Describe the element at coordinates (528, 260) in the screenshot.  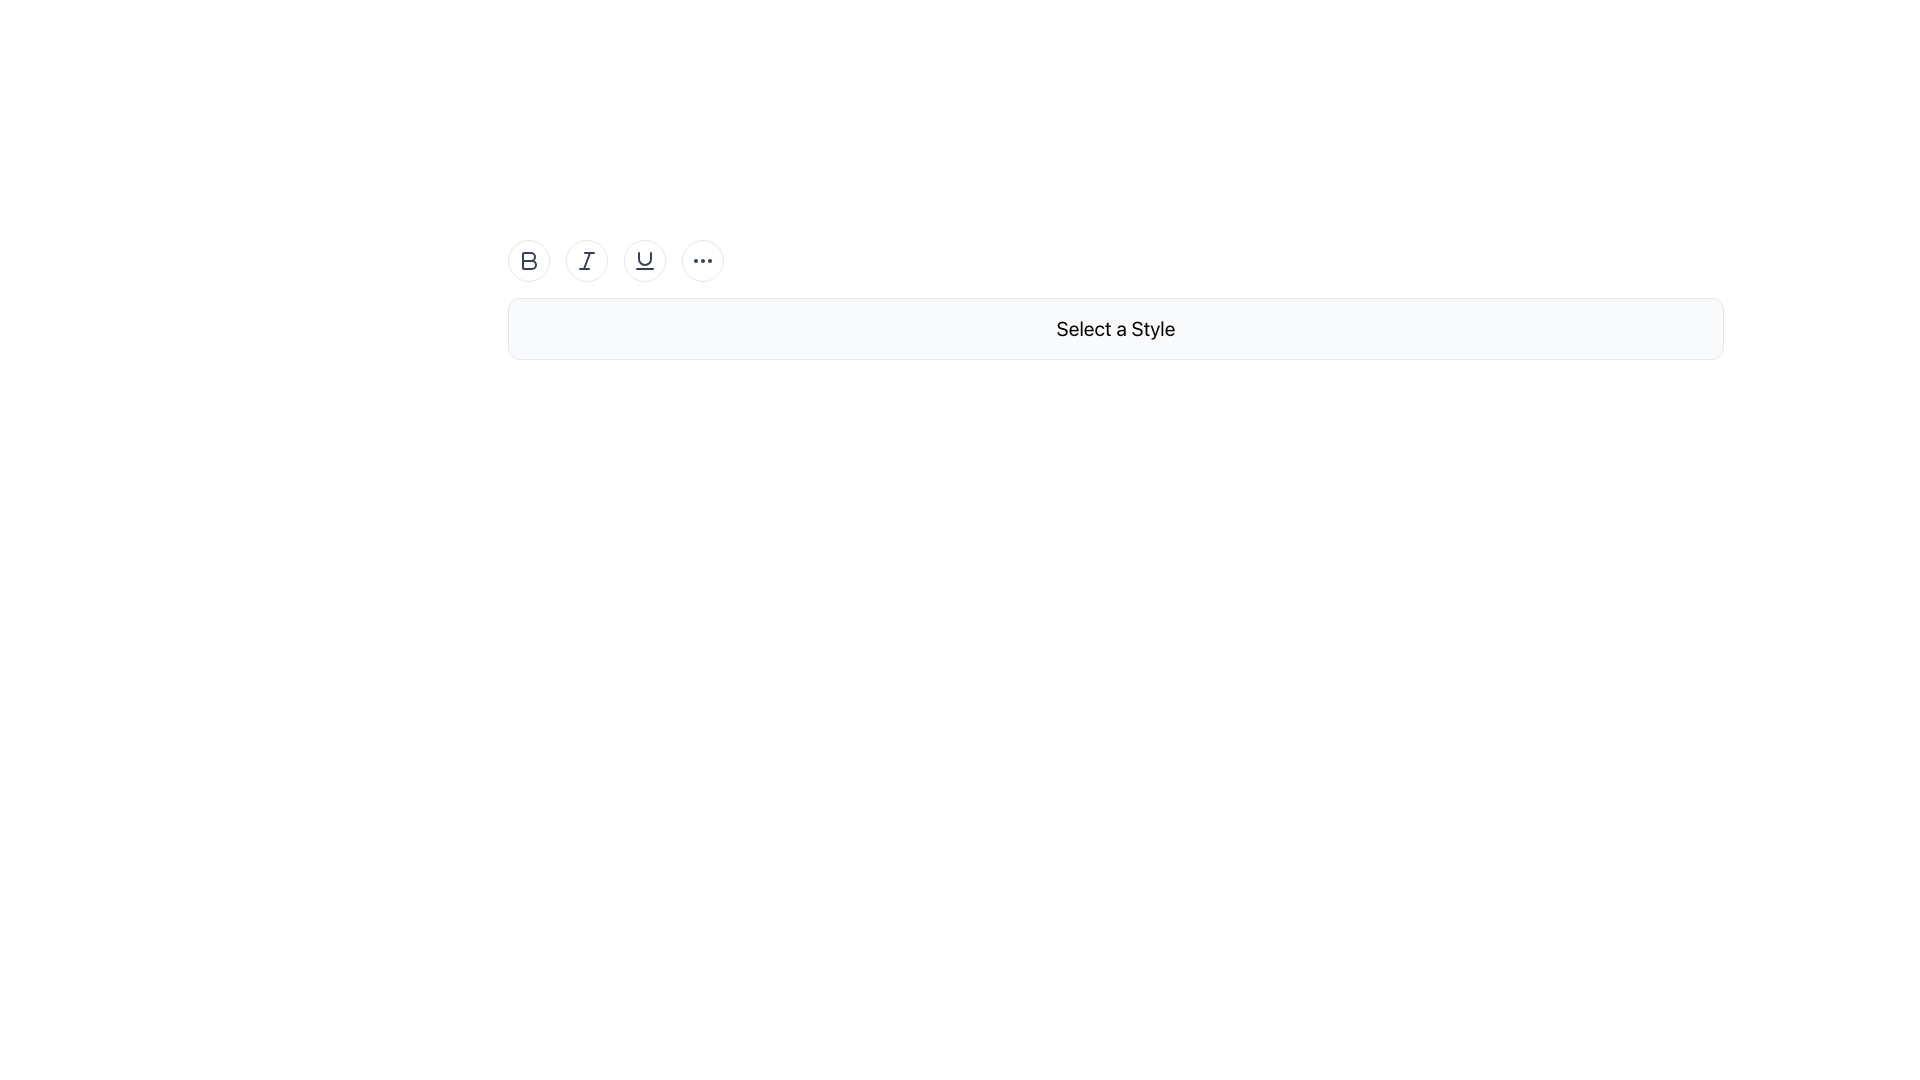
I see `the first circular button in the horizontal toolbar at the top-center of the interface` at that location.